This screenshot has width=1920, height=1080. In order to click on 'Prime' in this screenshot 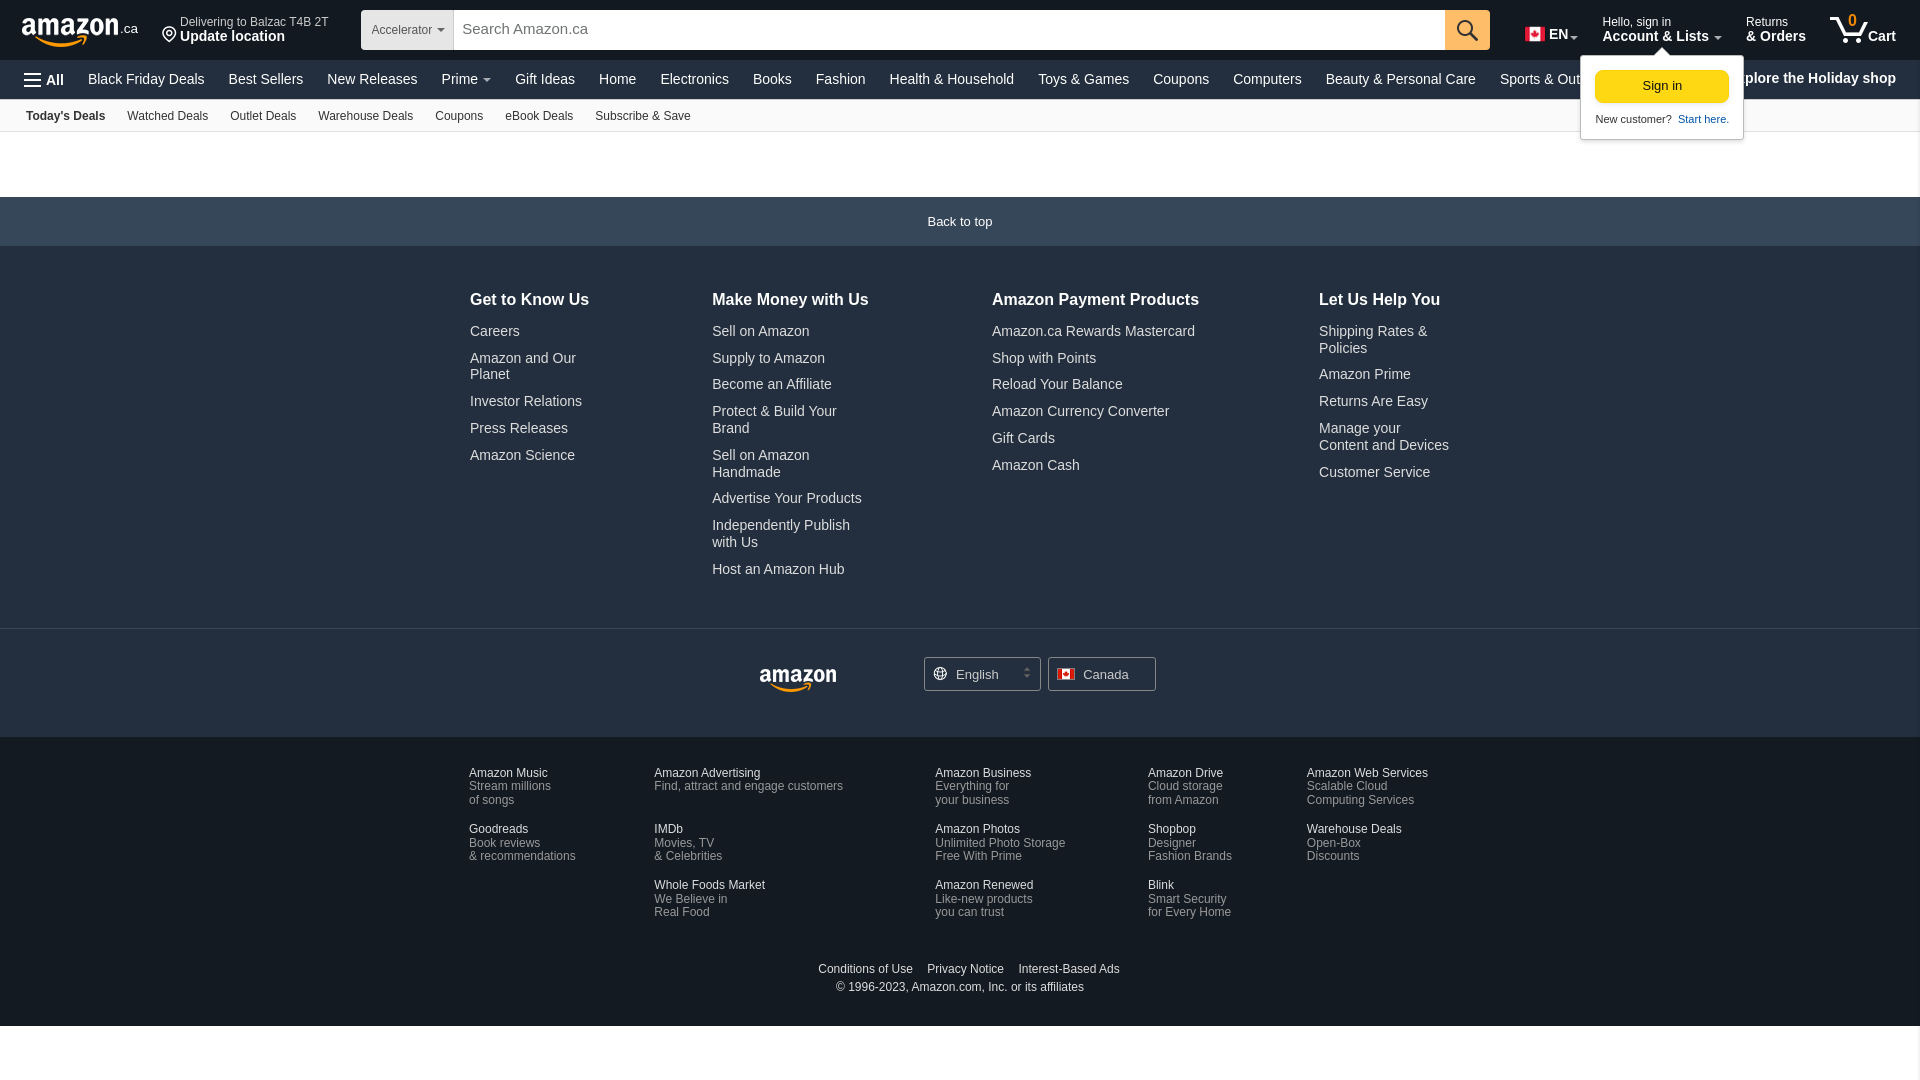, I will do `click(465, 77)`.